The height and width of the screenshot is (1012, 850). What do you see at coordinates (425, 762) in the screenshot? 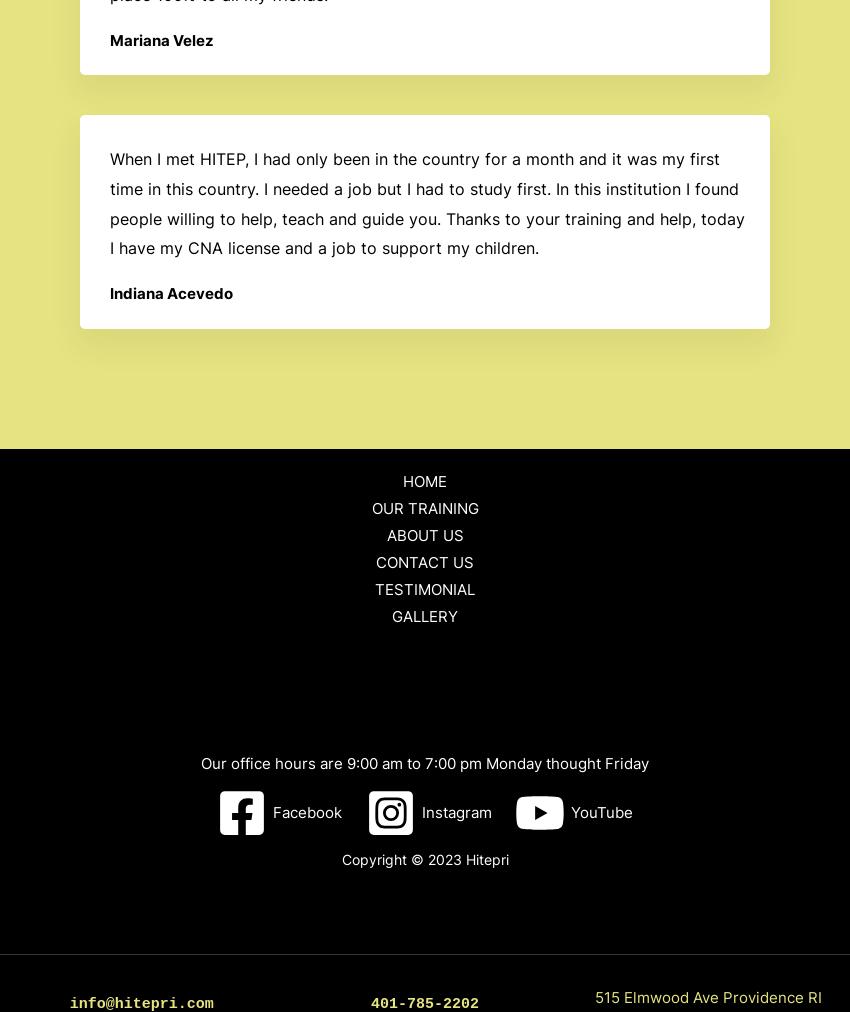
I see `'Our office hours are 
9:00 am  to 7:00 pm Monday thought Friday'` at bounding box center [425, 762].